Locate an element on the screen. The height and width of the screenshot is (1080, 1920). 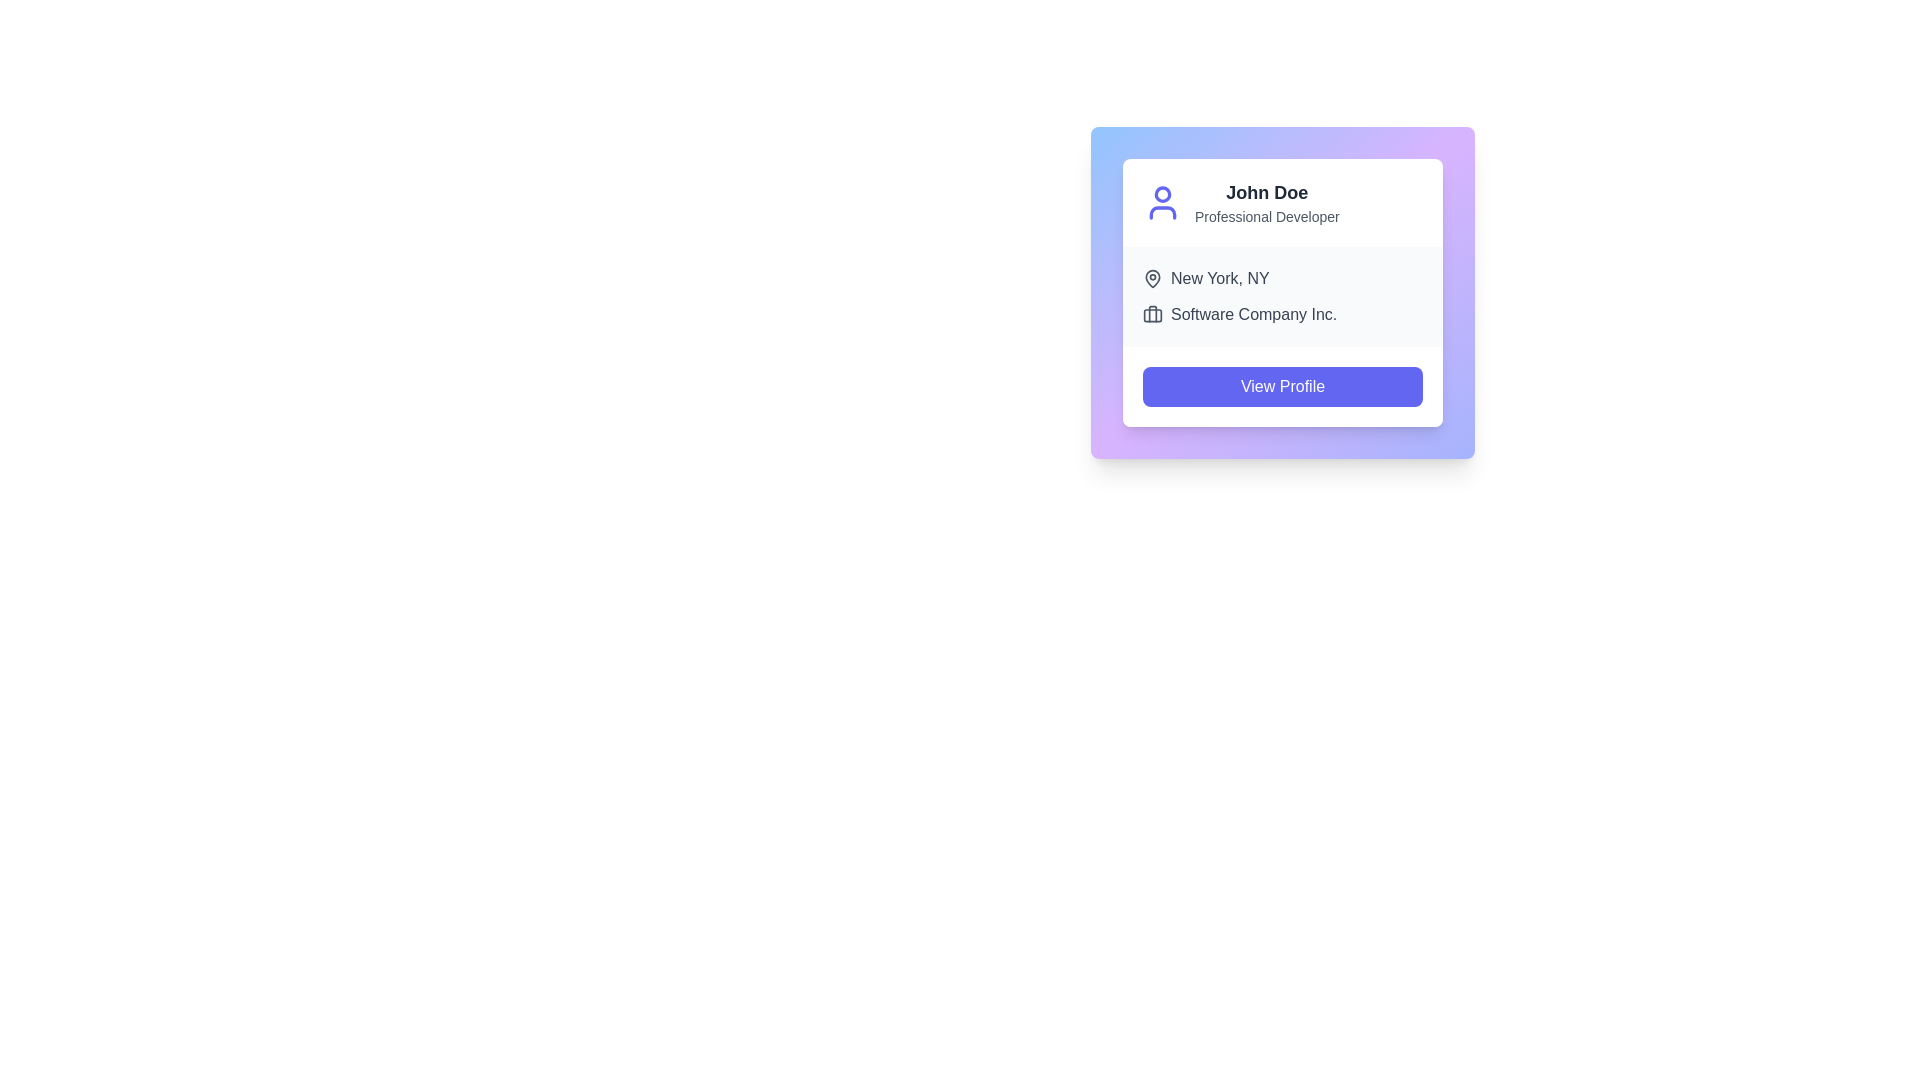
the user's name text element, which is prominently displayed at the top of the profile card above the 'Professional Developer' descriptor, centrally aligned horizontally is located at coordinates (1266, 192).